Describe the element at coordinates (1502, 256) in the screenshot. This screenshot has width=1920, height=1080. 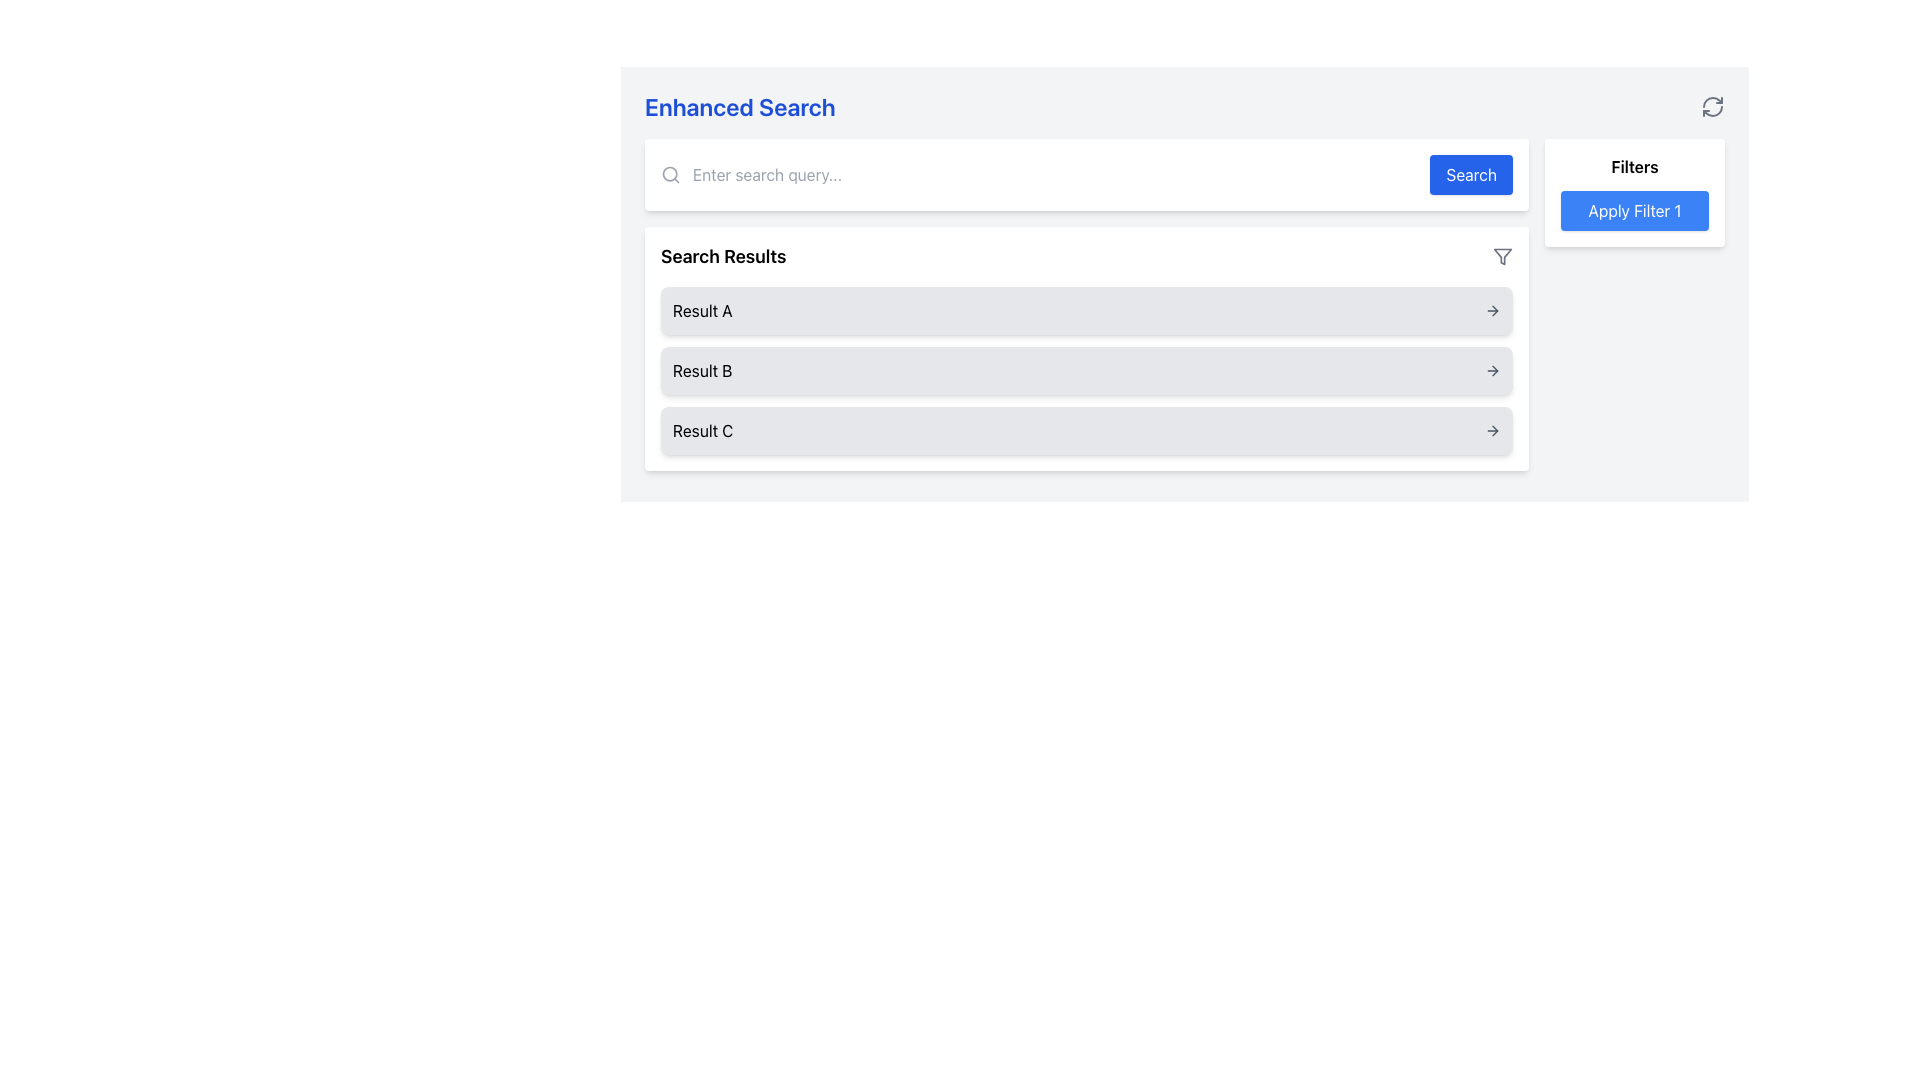
I see `the filter icon represented by a funnel shape located at the far right of the 'Search Results' section` at that location.